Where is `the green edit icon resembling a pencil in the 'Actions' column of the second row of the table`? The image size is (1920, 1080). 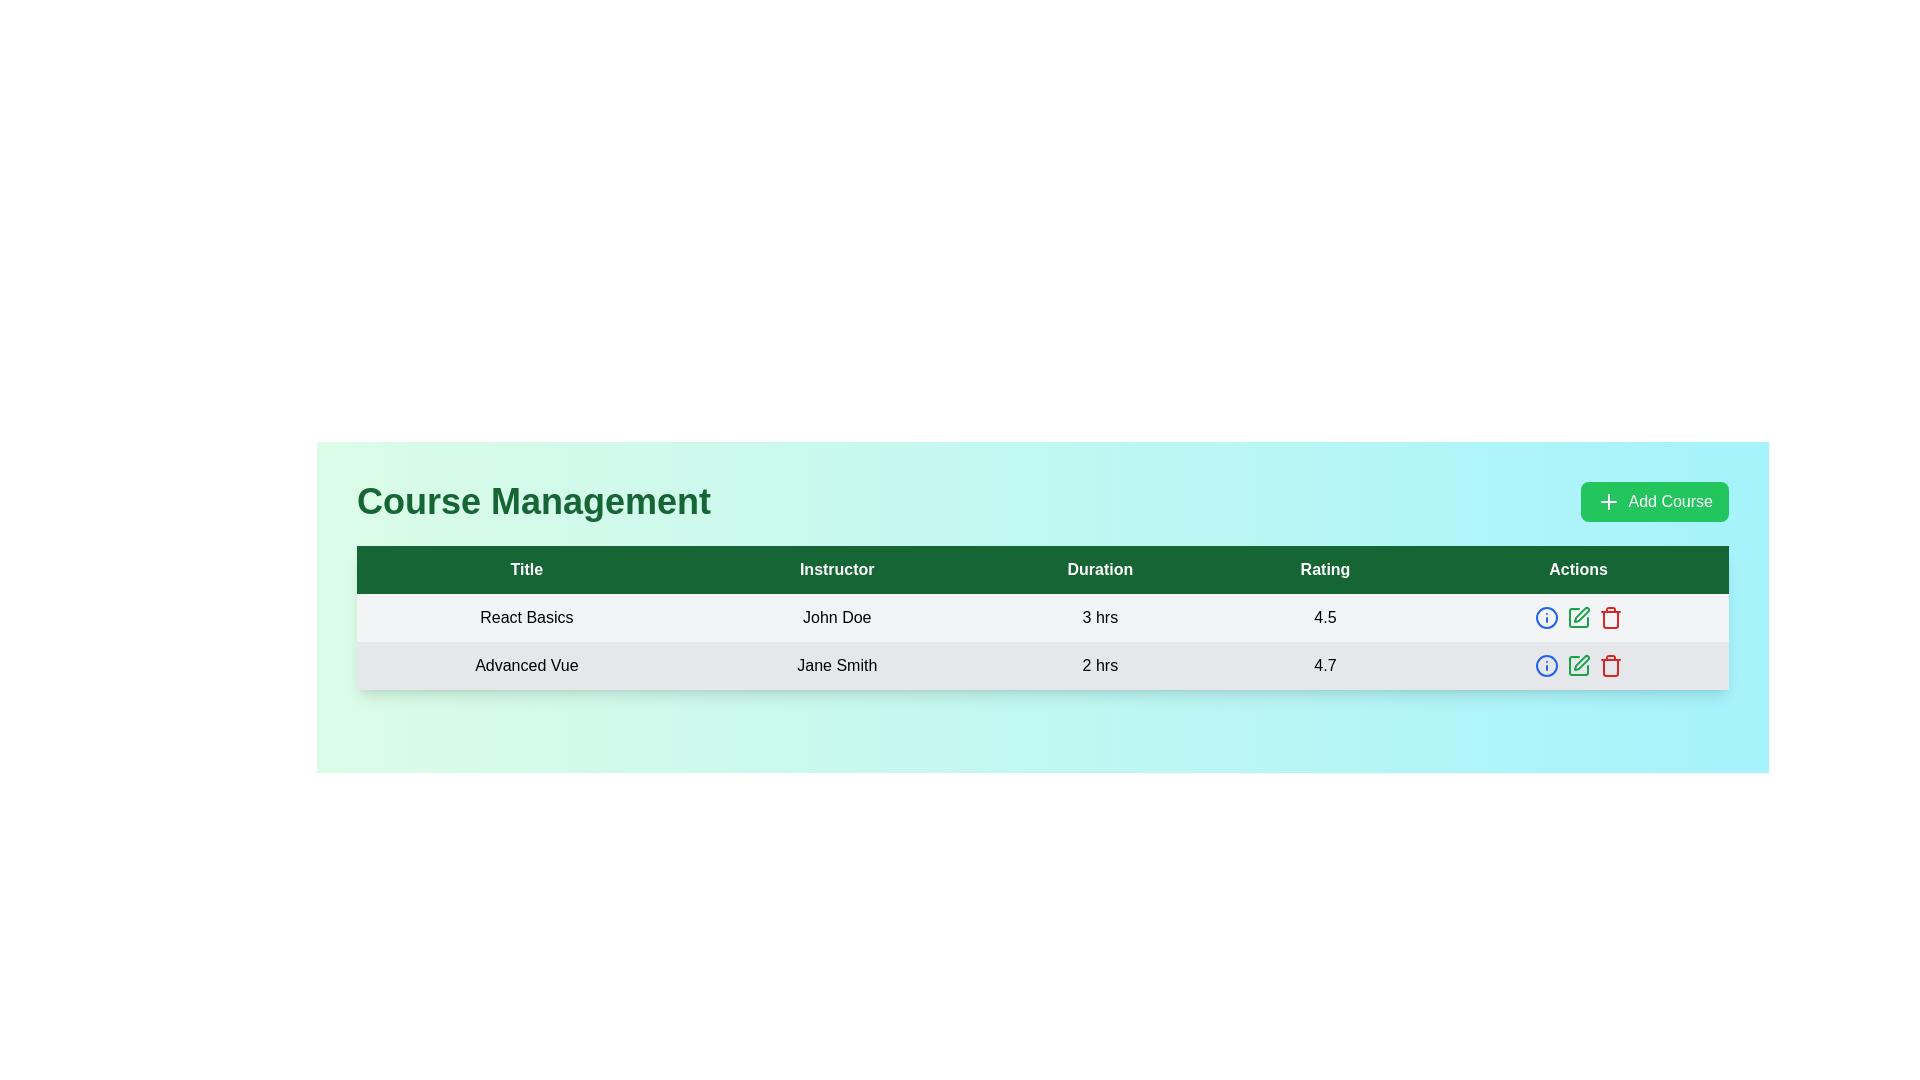 the green edit icon resembling a pencil in the 'Actions' column of the second row of the table is located at coordinates (1577, 666).